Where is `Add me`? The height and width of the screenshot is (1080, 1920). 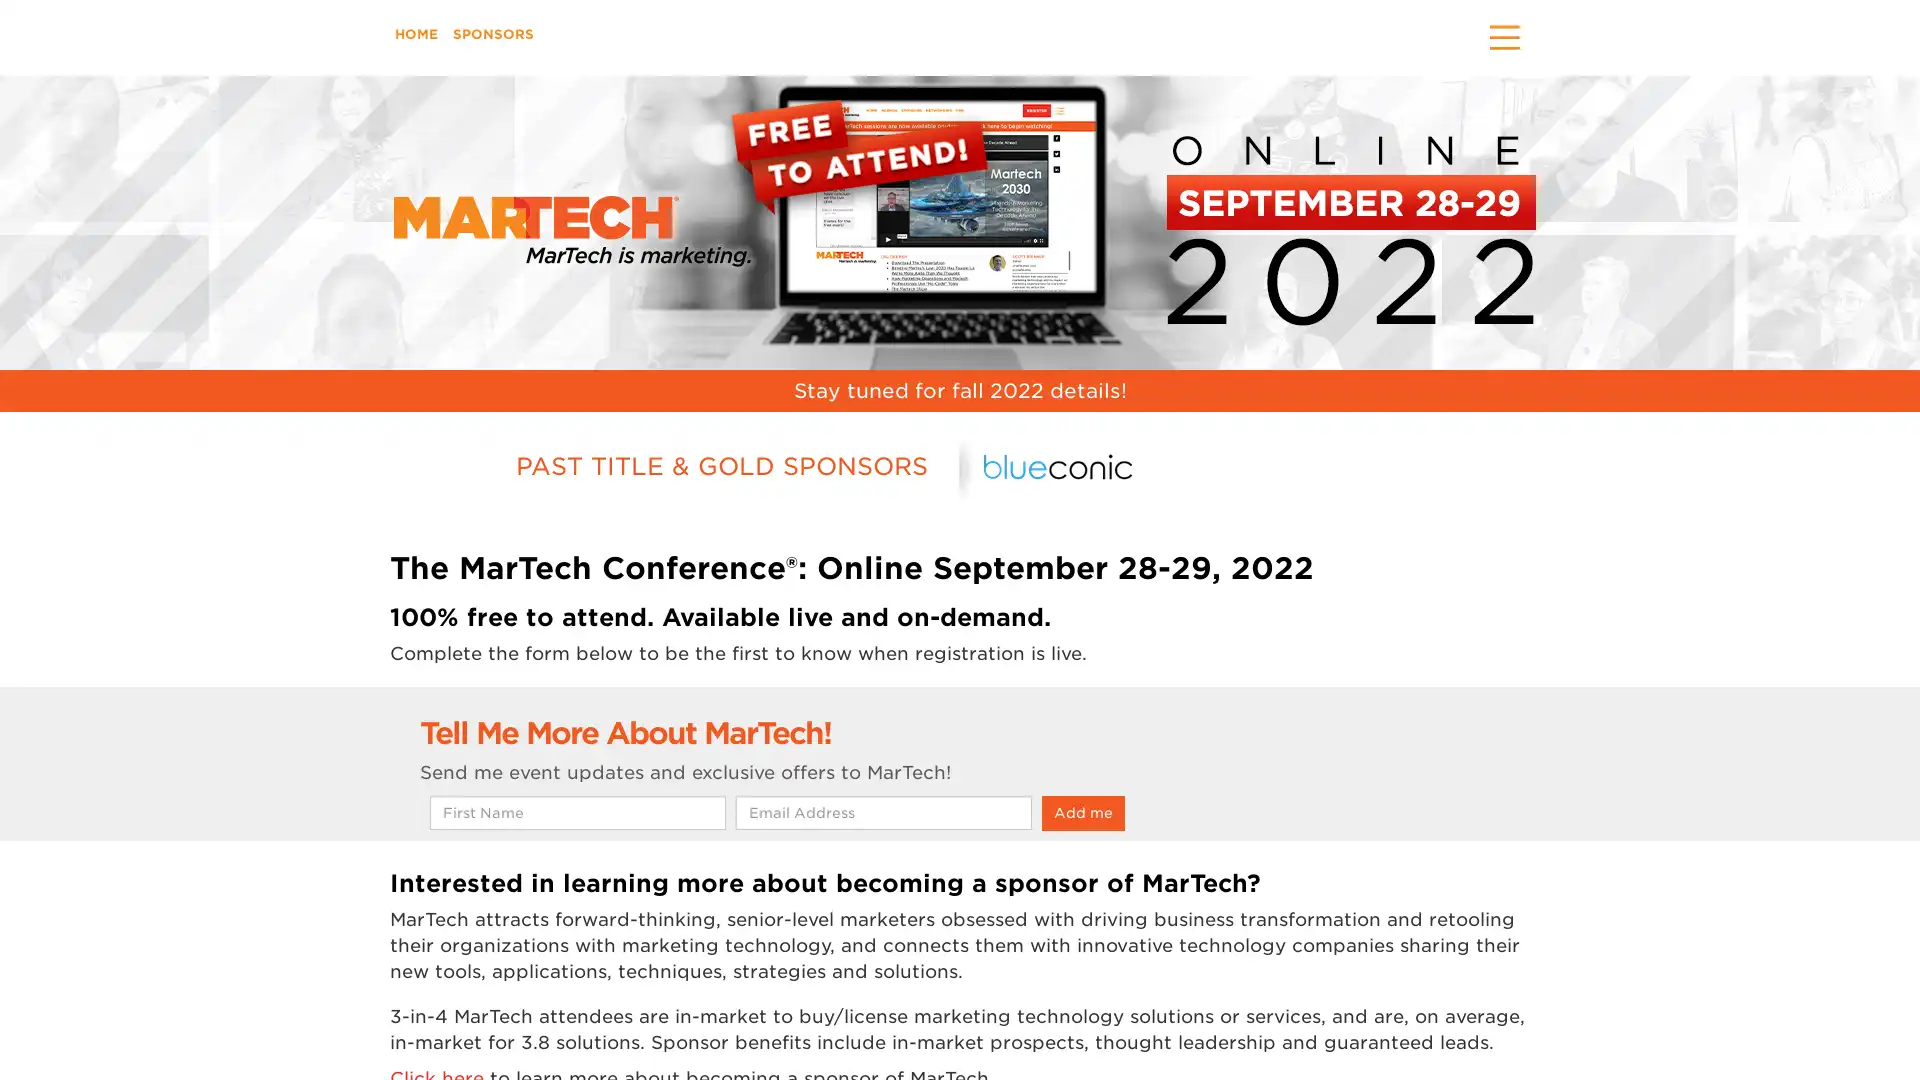 Add me is located at coordinates (1081, 812).